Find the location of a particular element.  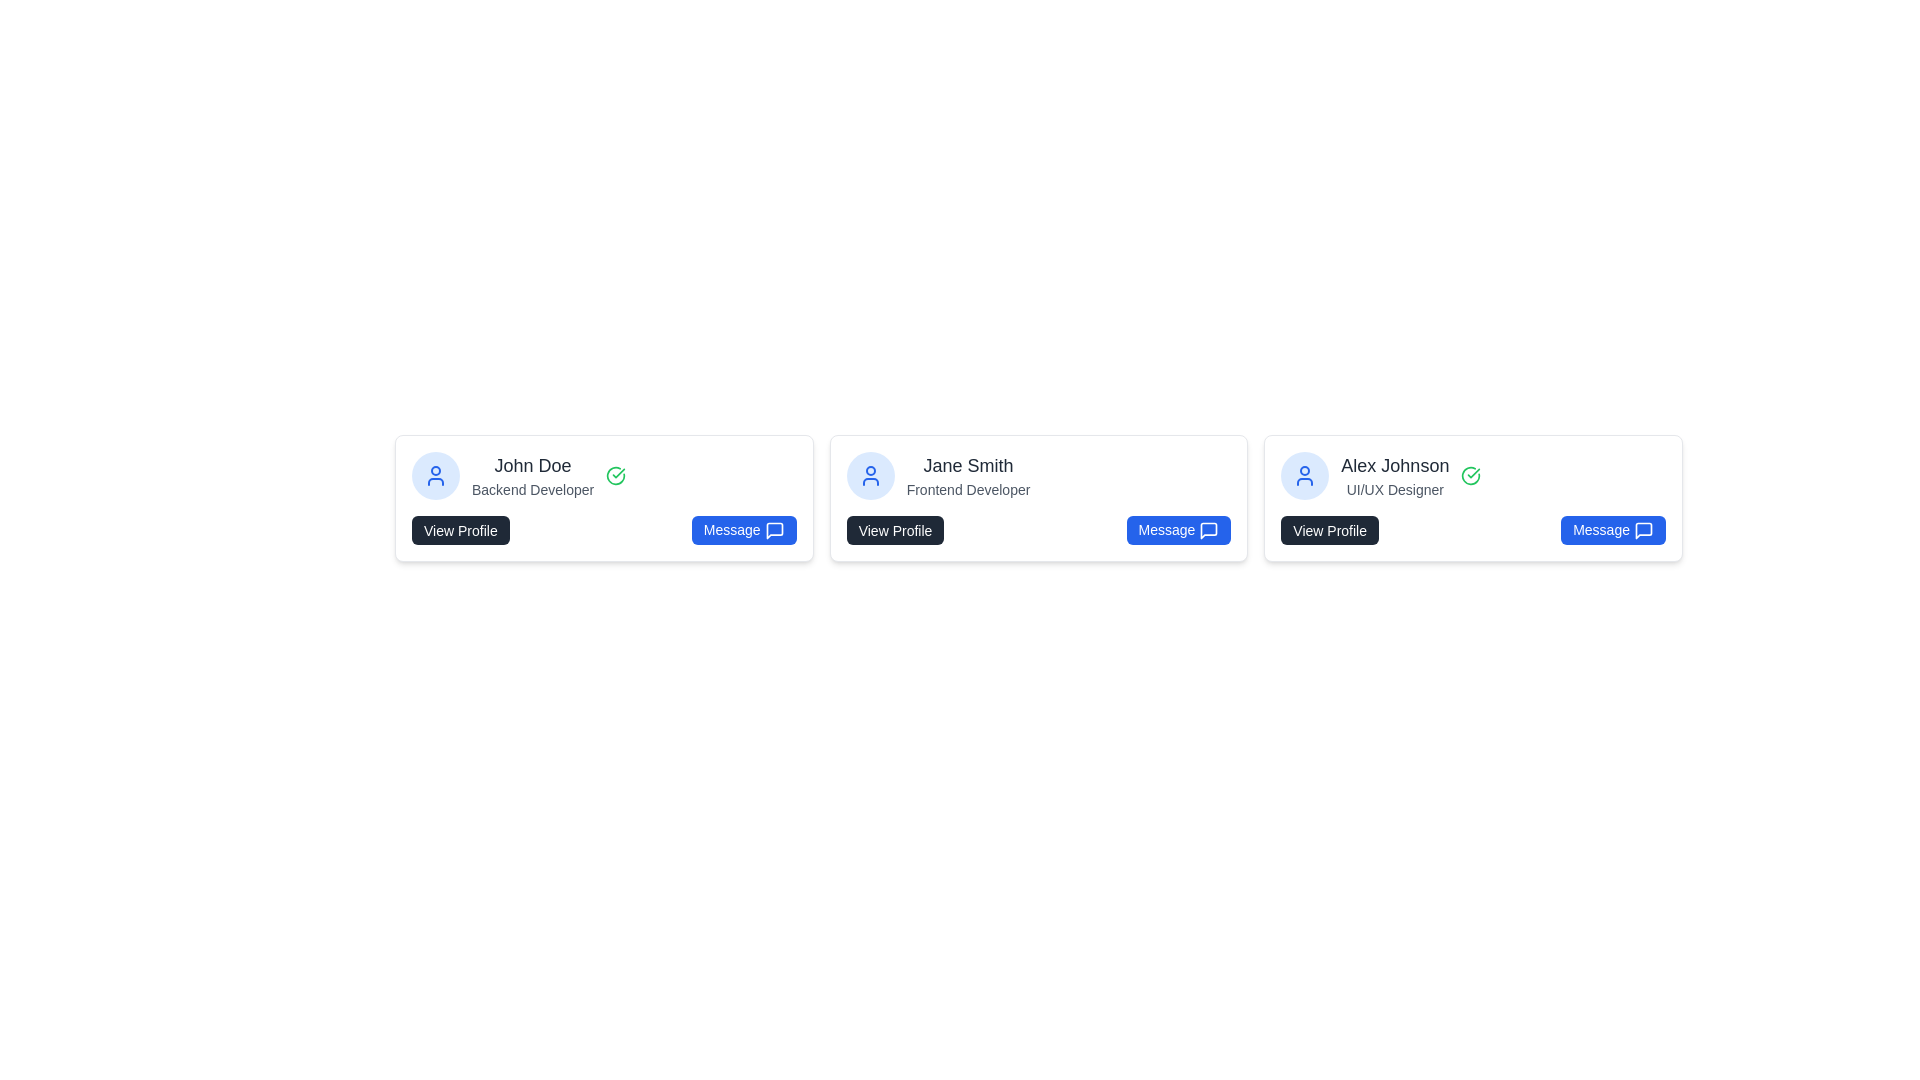

the button that allows the user is located at coordinates (894, 529).